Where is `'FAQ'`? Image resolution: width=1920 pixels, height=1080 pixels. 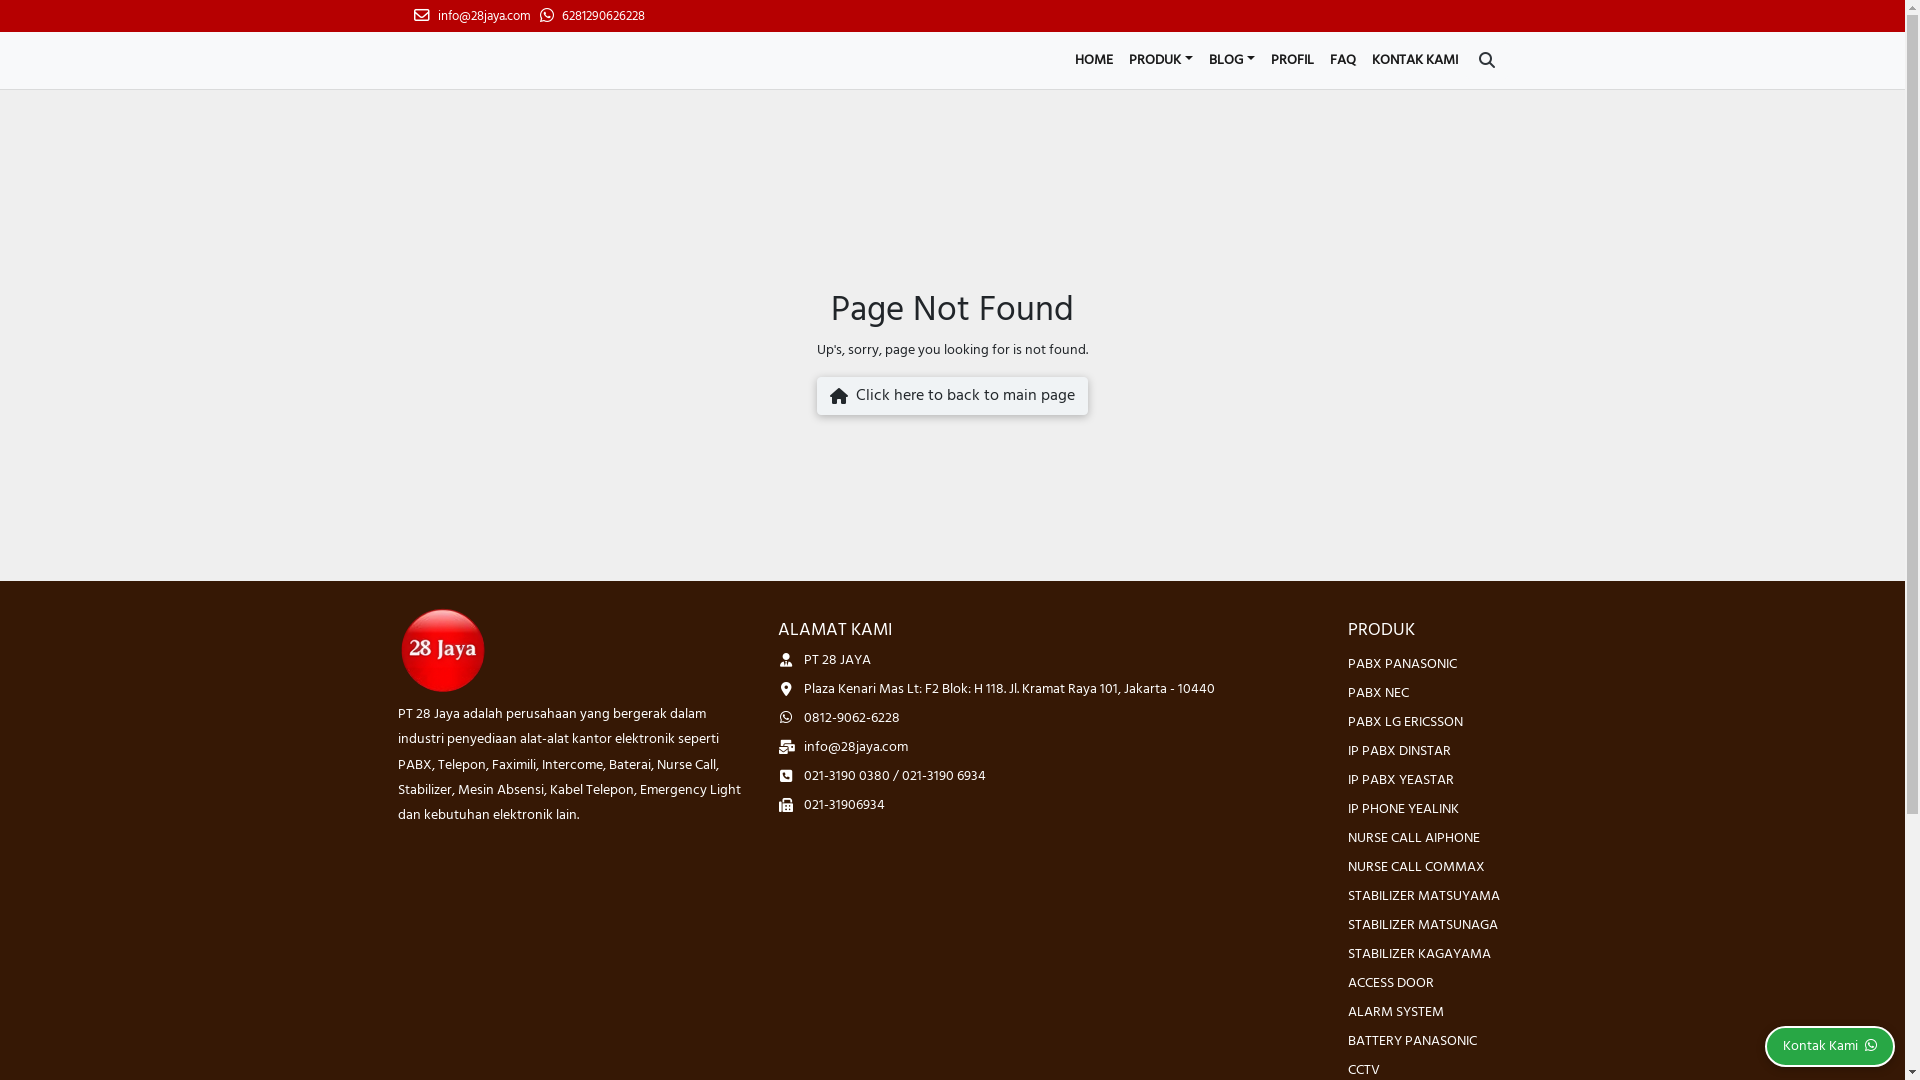
'FAQ' is located at coordinates (1321, 59).